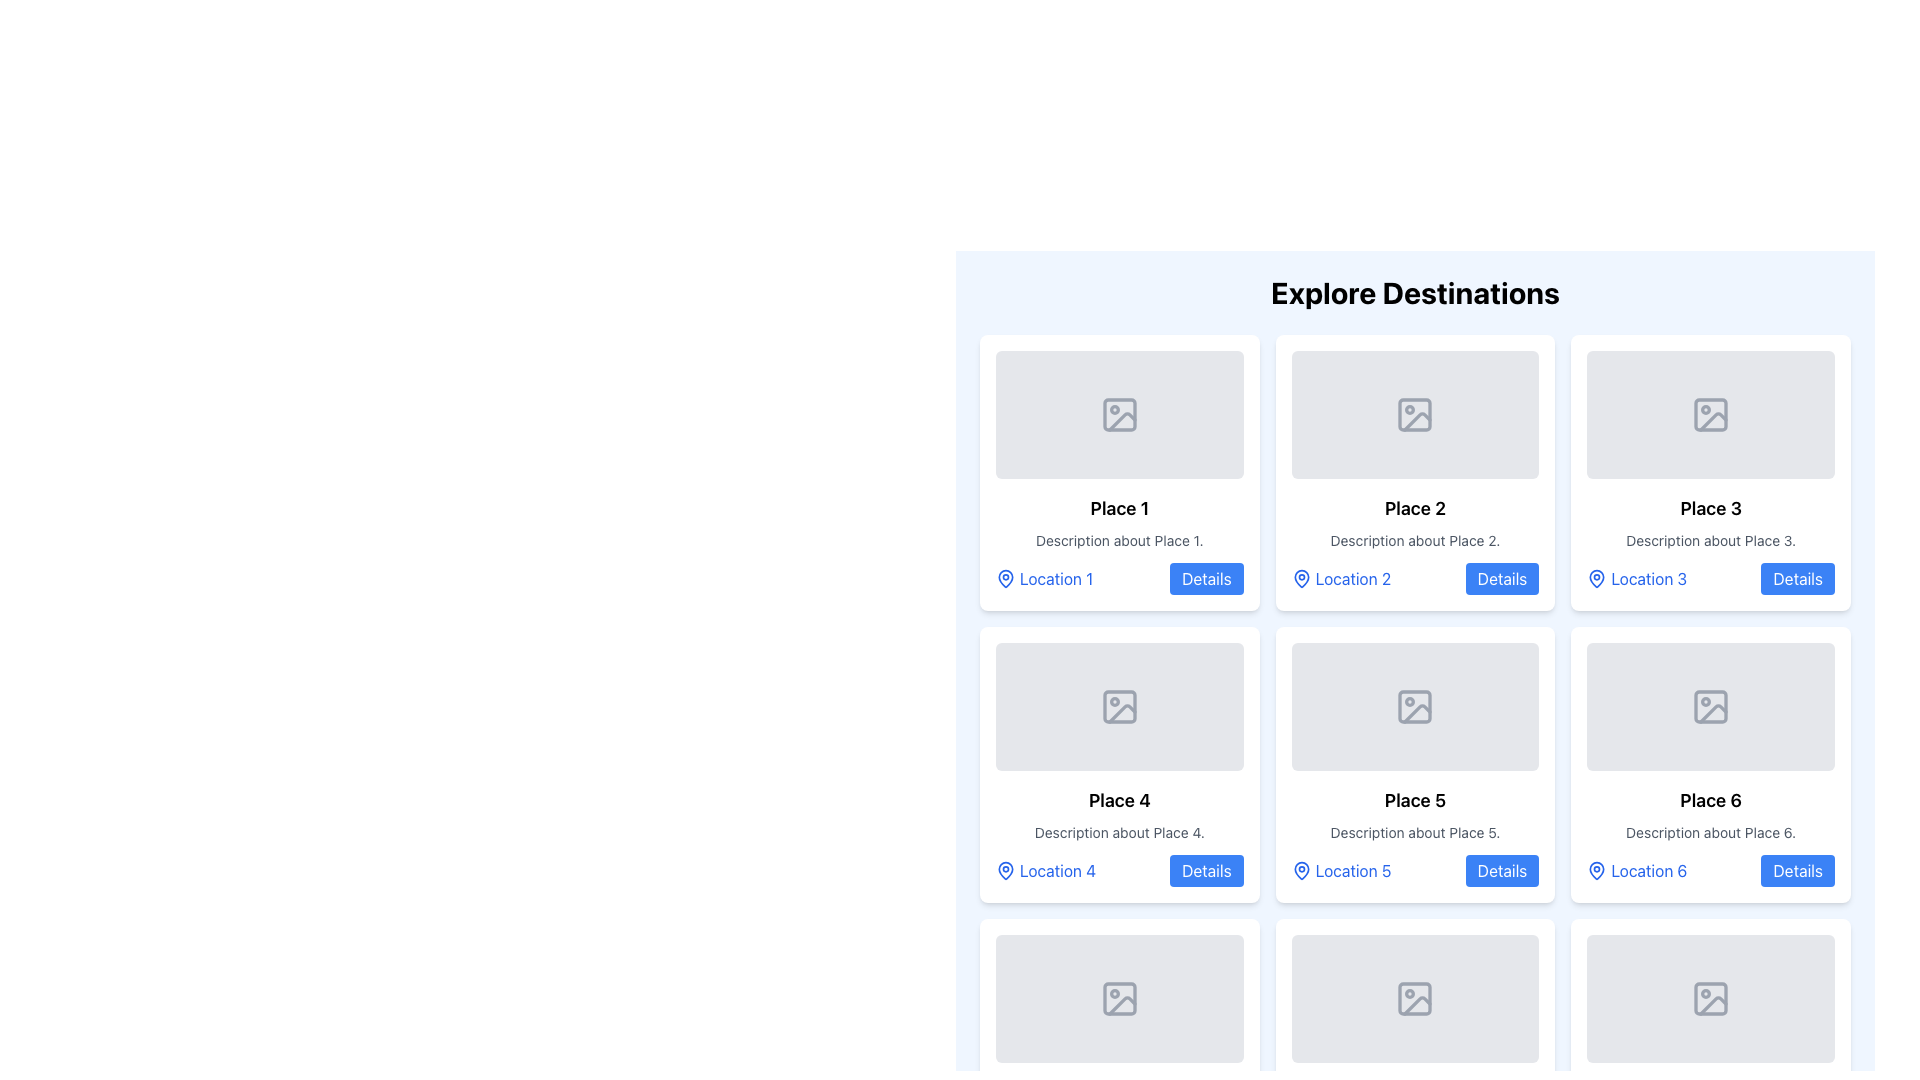  I want to click on the placeholder image icon located in the upper central section of the 'Place 5' card, which indicates the absence of content, so click(1414, 705).